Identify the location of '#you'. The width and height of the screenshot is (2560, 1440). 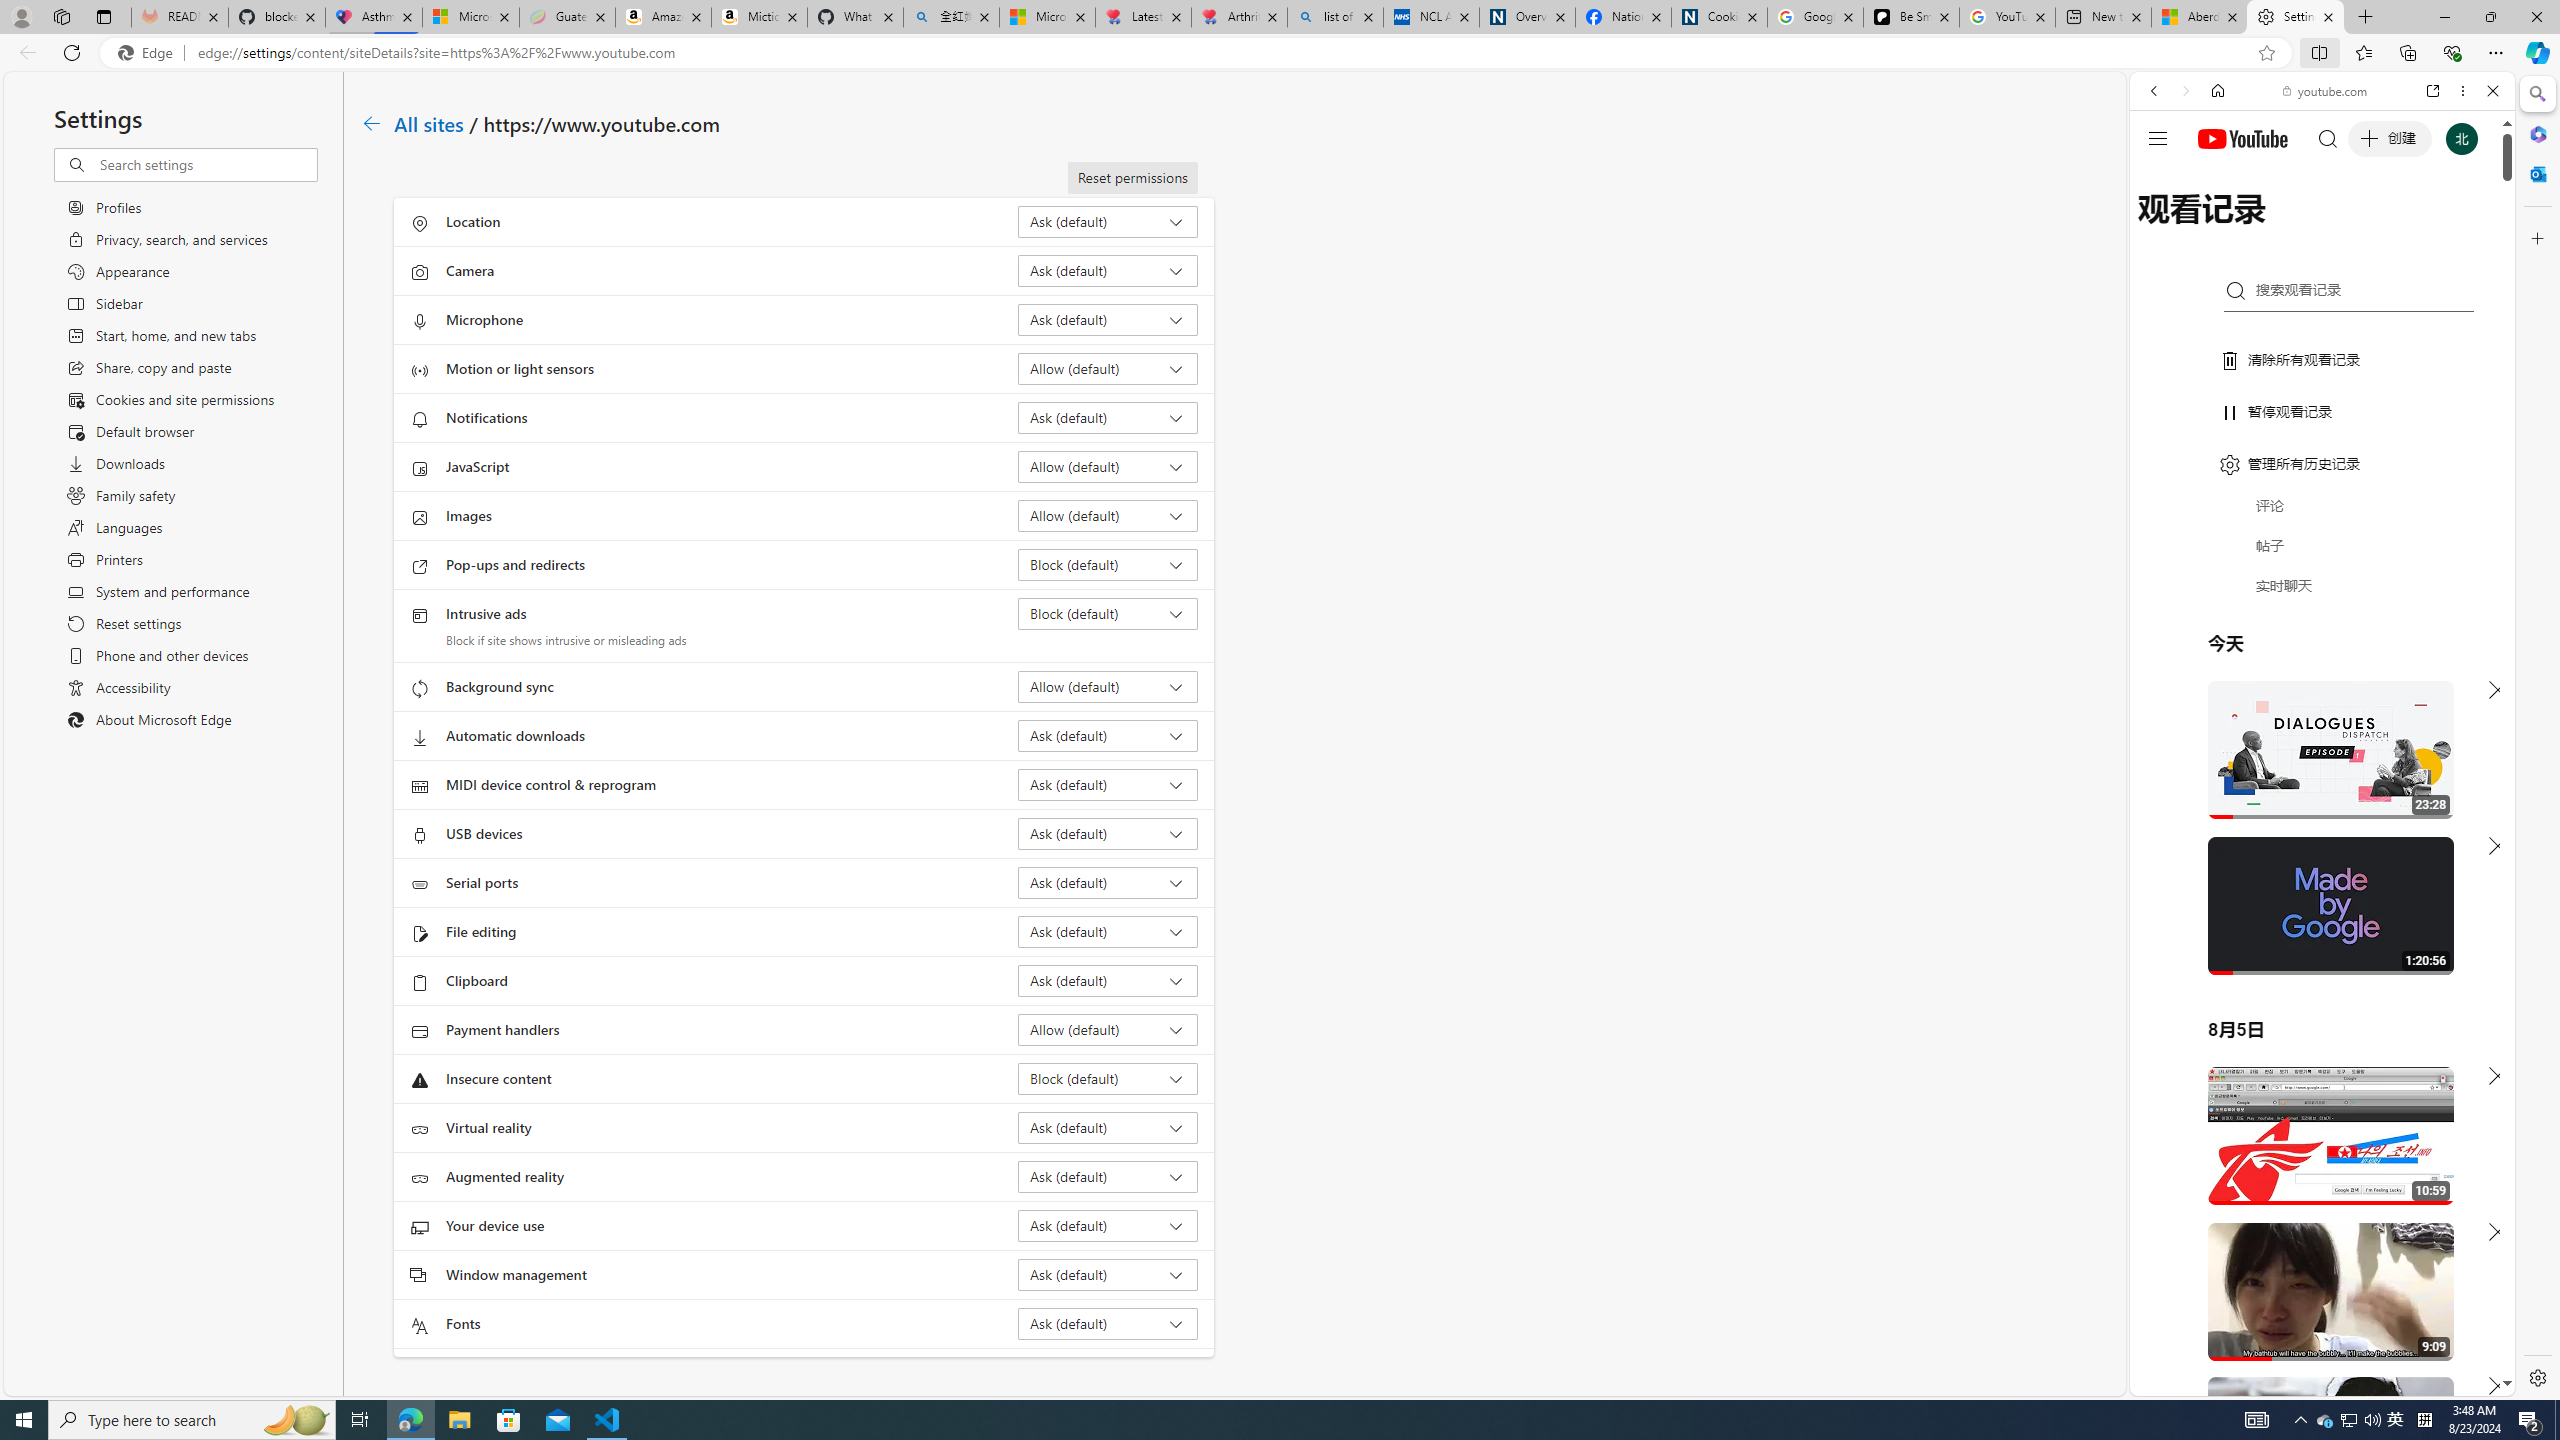
(2314, 1158).